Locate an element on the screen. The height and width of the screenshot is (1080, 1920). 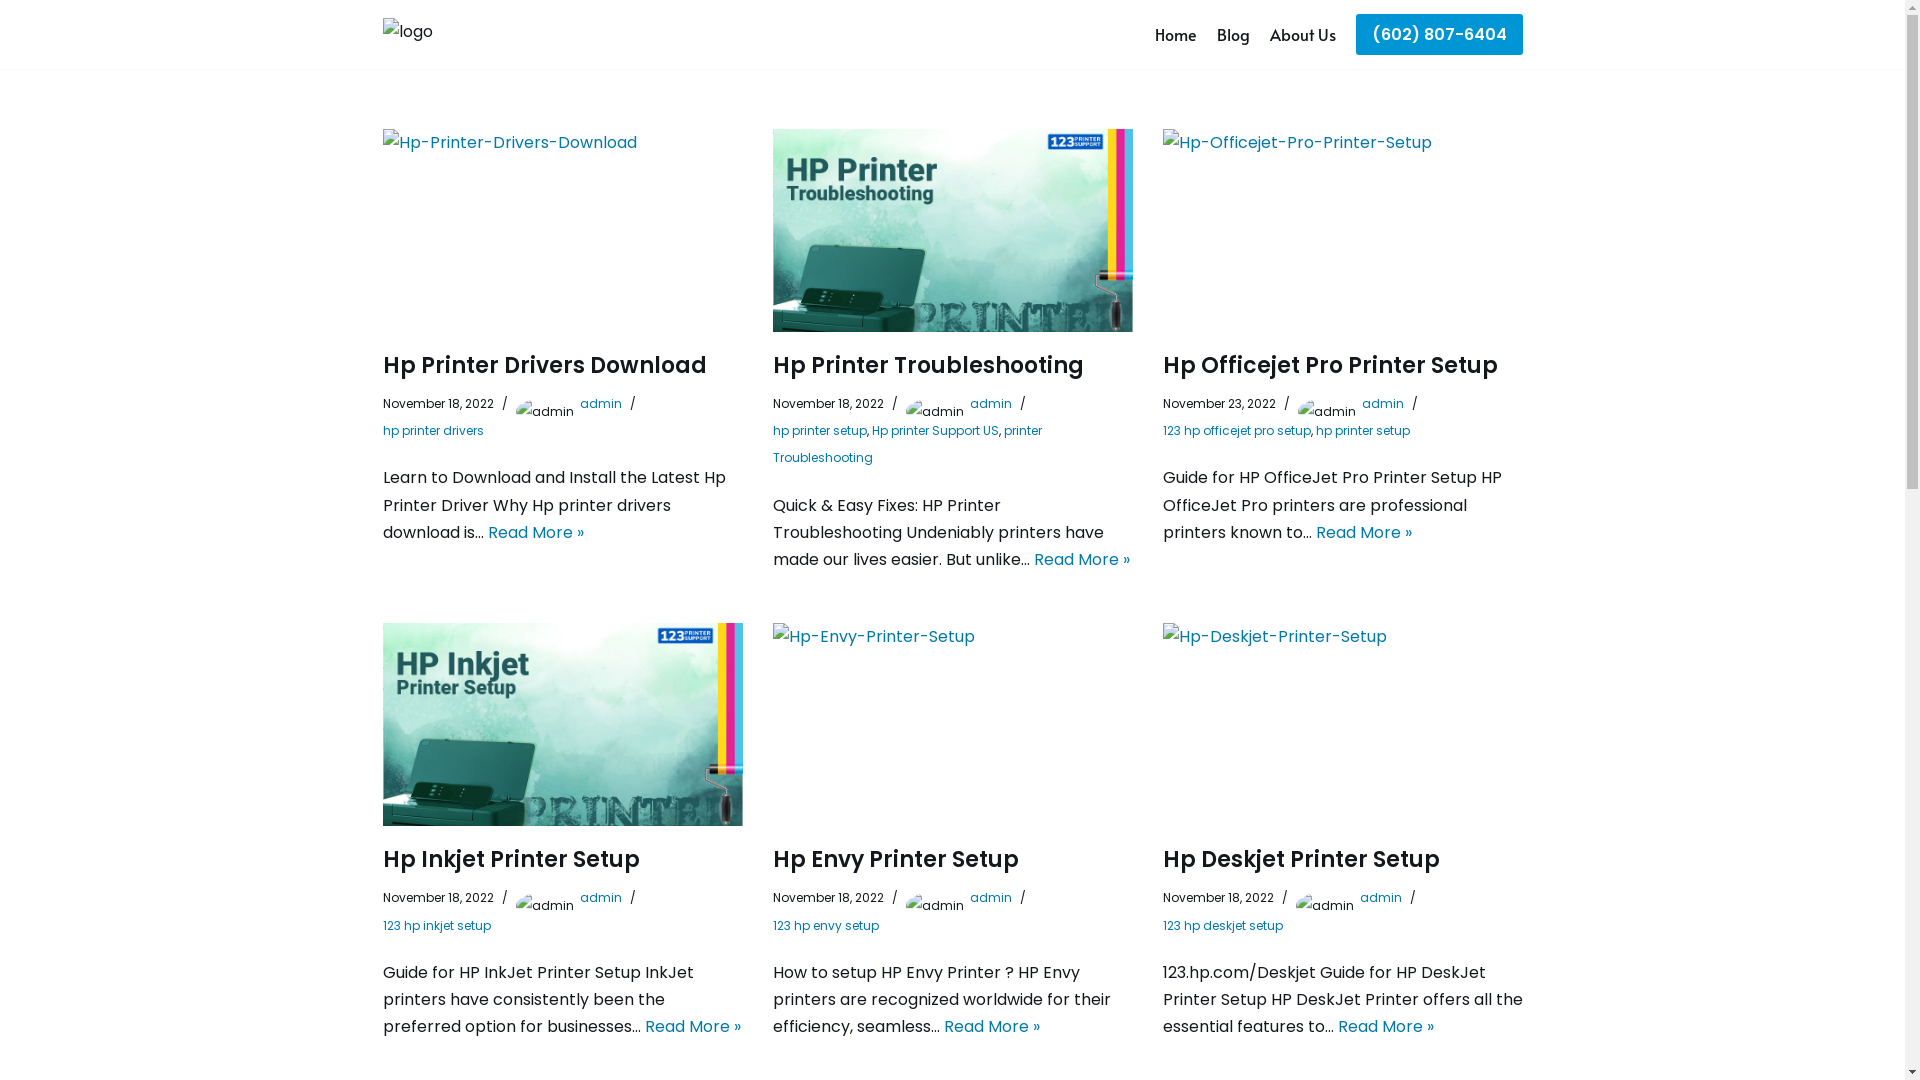
'Hp Printer Troubleshooting' is located at coordinates (950, 229).